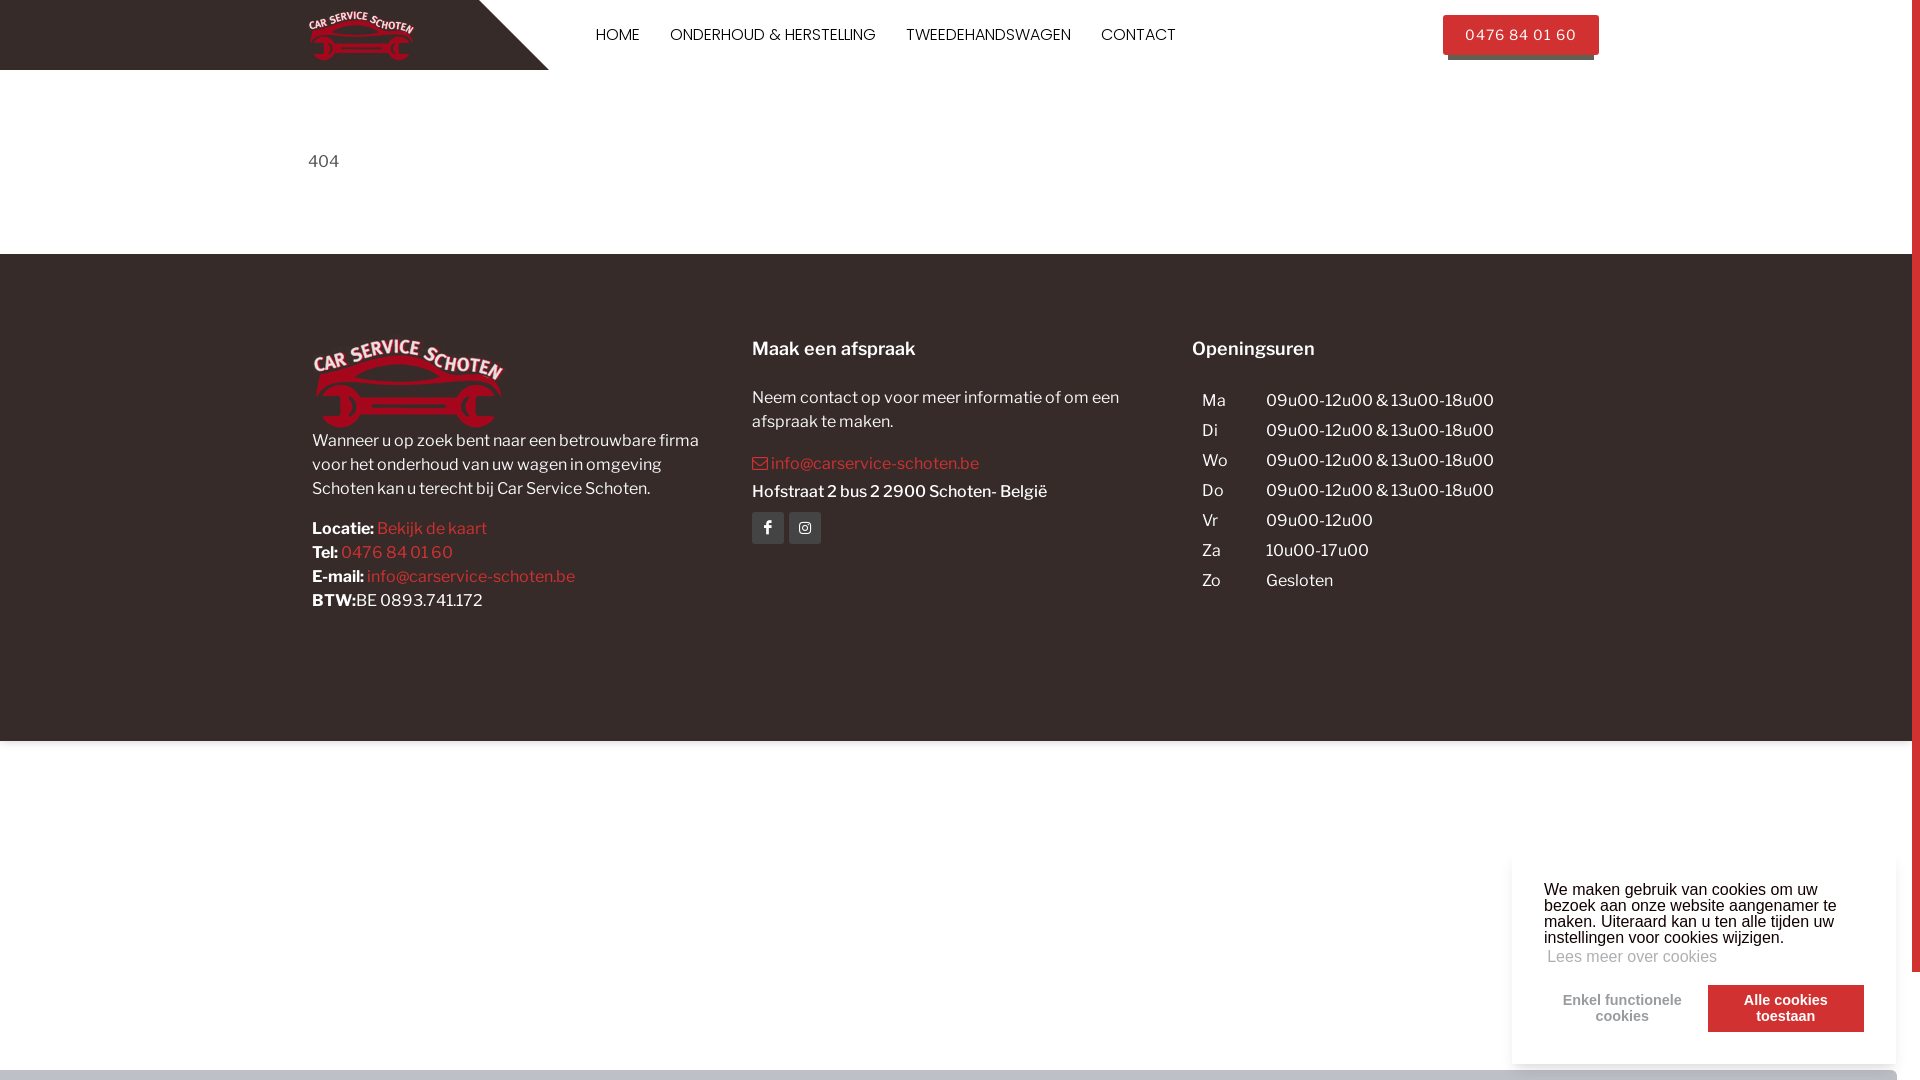 The width and height of the screenshot is (1920, 1080). Describe the element at coordinates (890, 34) in the screenshot. I see `'TWEEDEHANDSWAGEN'` at that location.